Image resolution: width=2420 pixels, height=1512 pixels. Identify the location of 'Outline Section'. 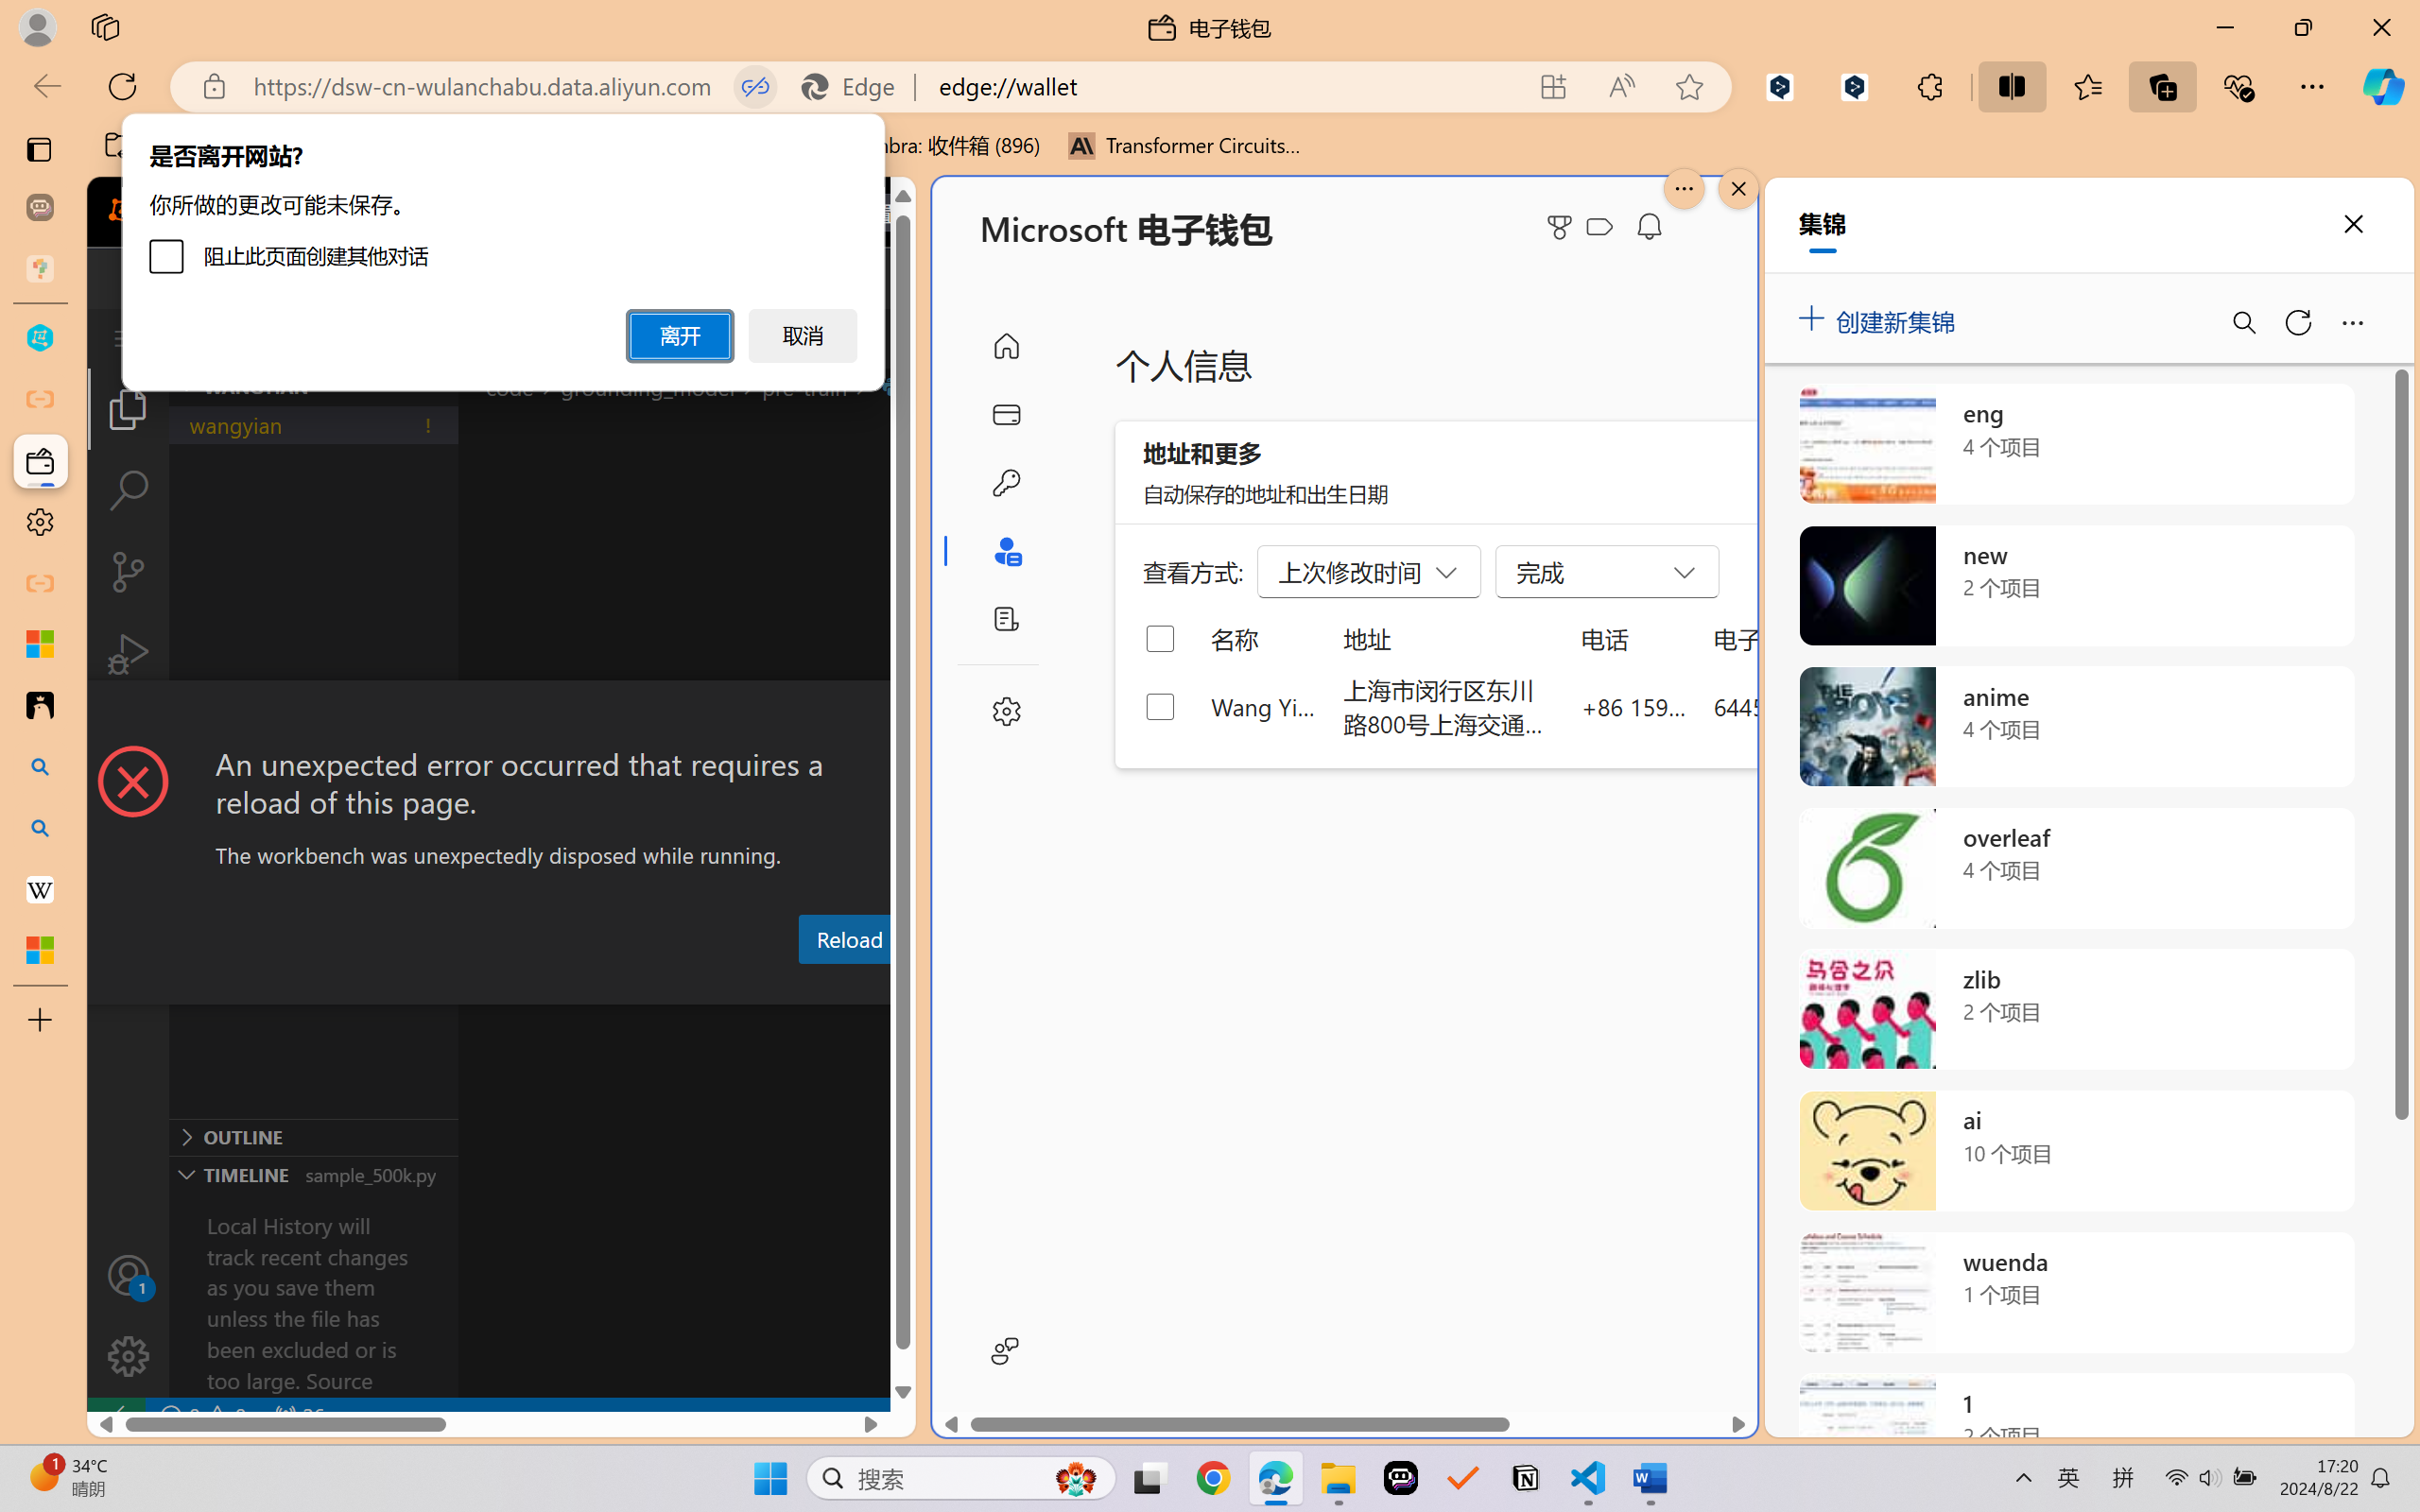
(313, 1135).